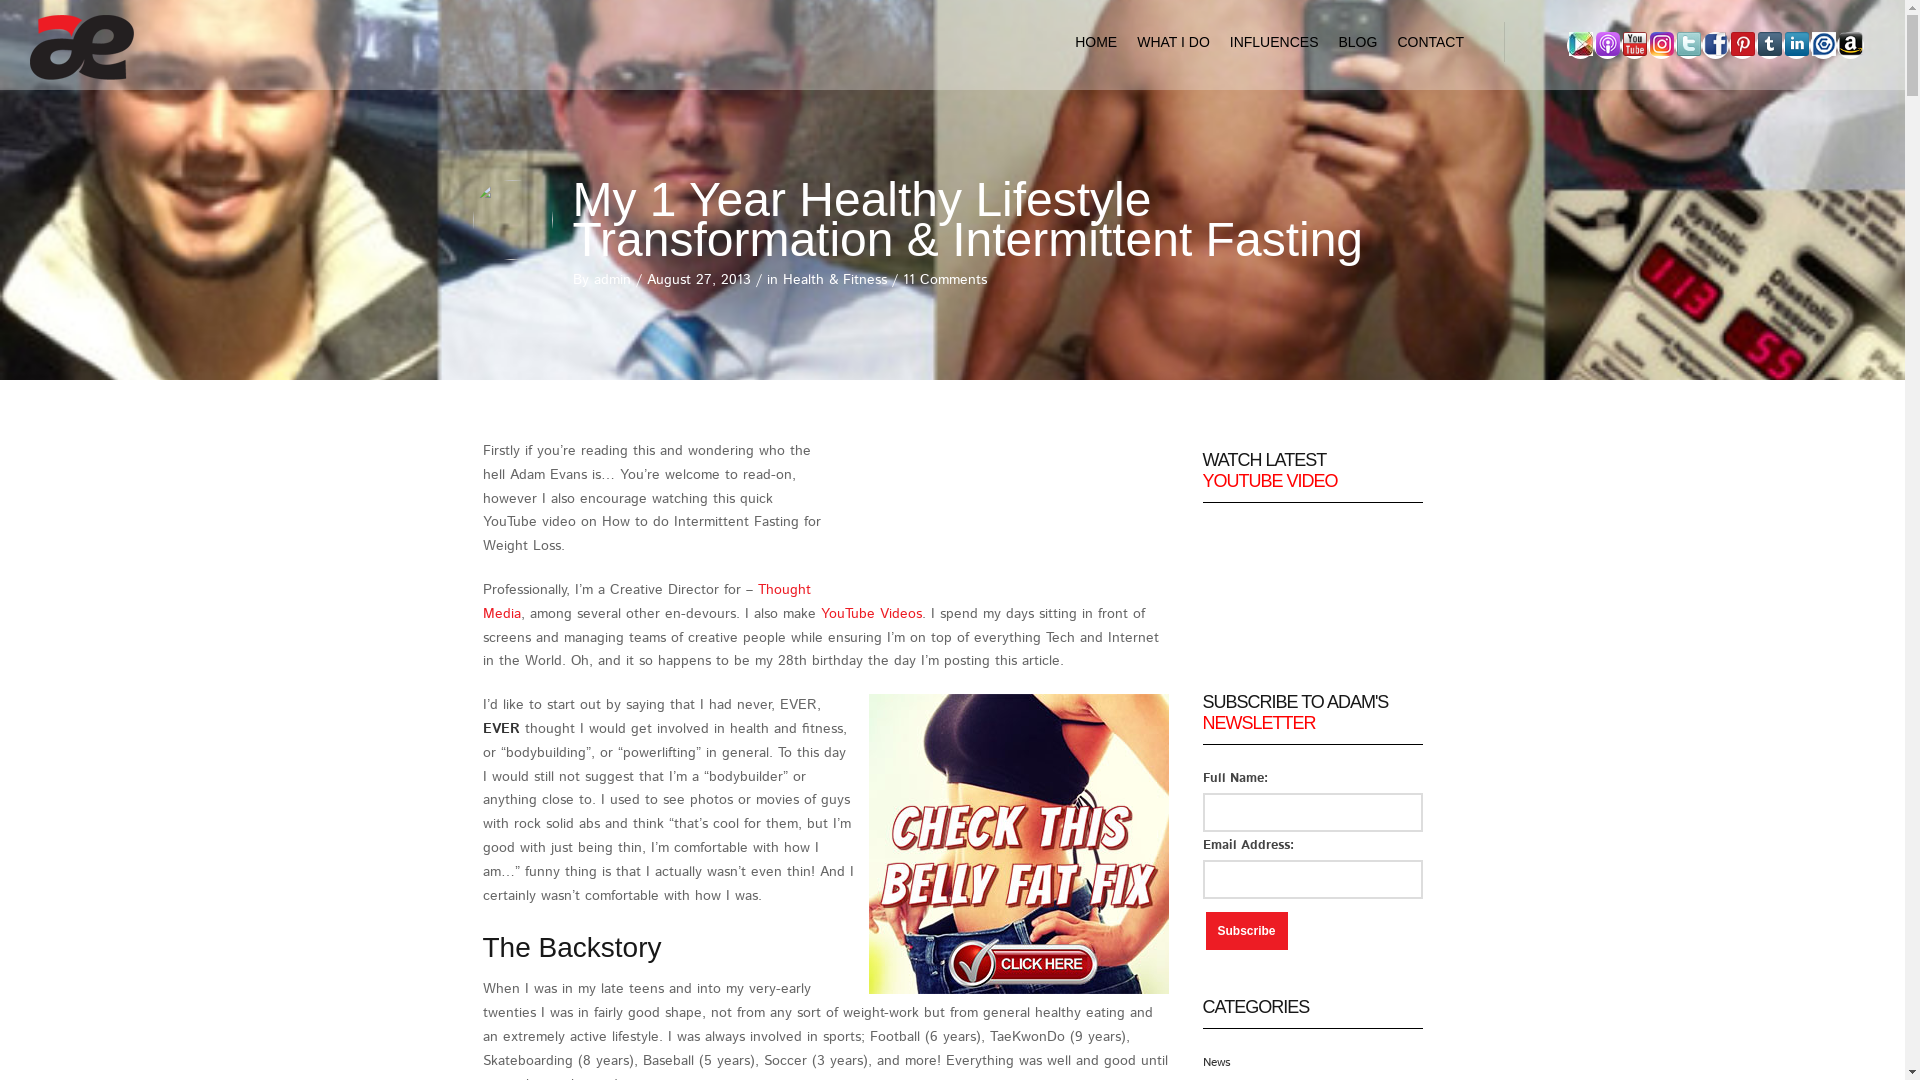 The image size is (1920, 1080). I want to click on 'instagram', so click(1650, 43).